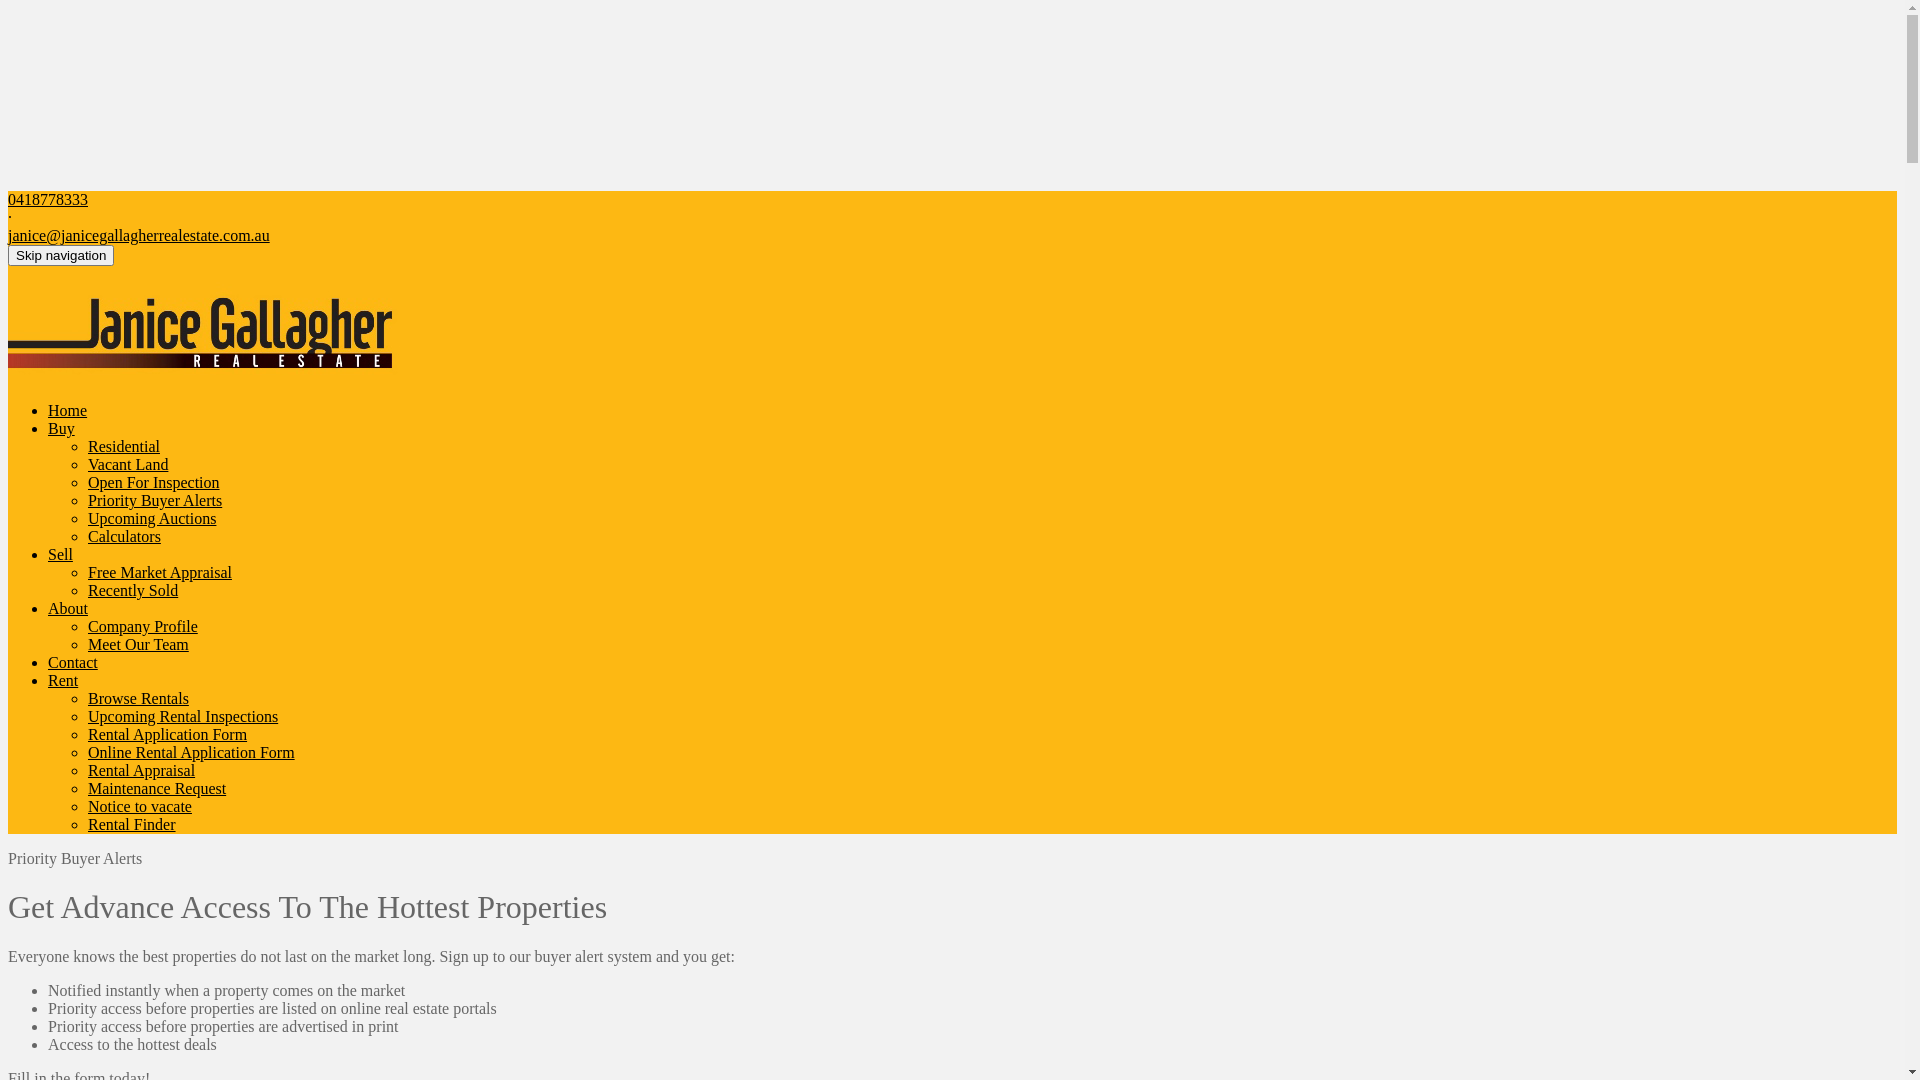 The width and height of the screenshot is (1920, 1080). What do you see at coordinates (132, 589) in the screenshot?
I see `'Recently Sold'` at bounding box center [132, 589].